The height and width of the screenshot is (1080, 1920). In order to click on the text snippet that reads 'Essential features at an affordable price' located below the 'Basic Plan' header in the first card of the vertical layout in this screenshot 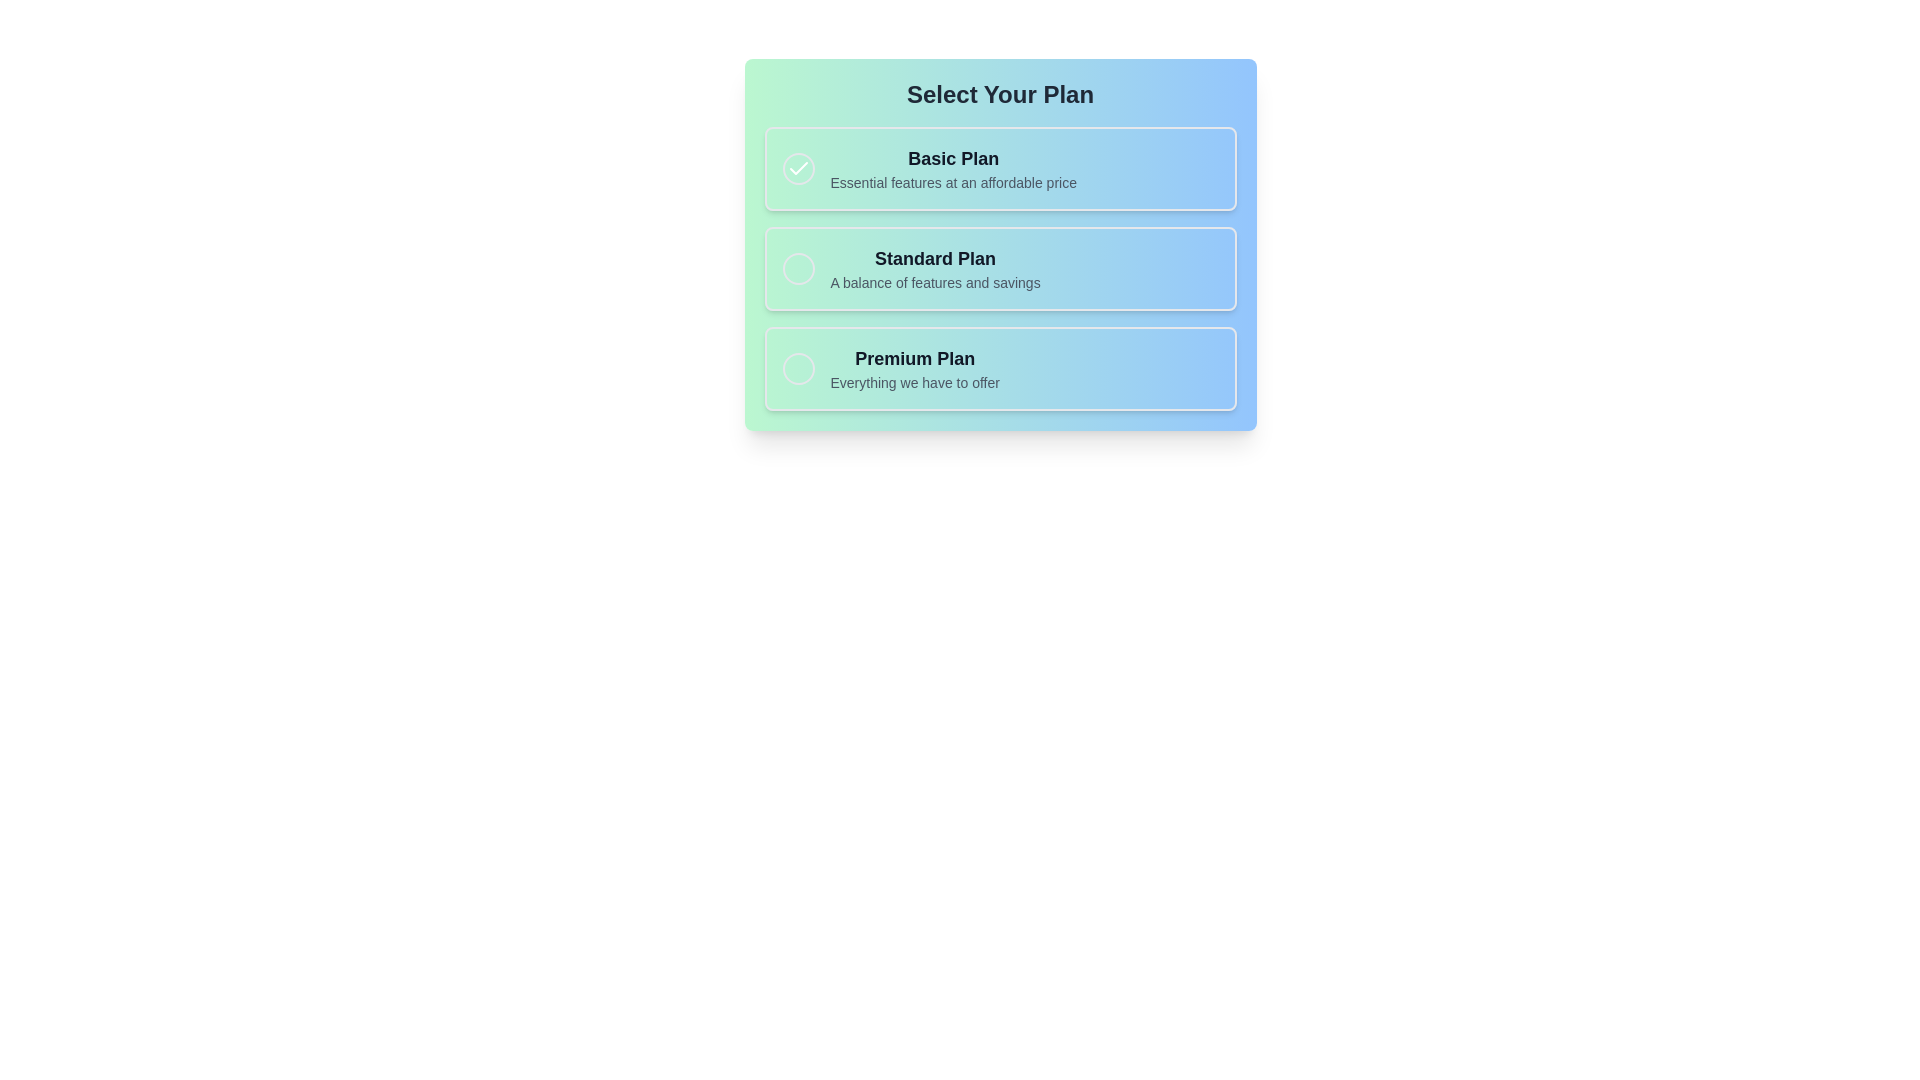, I will do `click(952, 182)`.